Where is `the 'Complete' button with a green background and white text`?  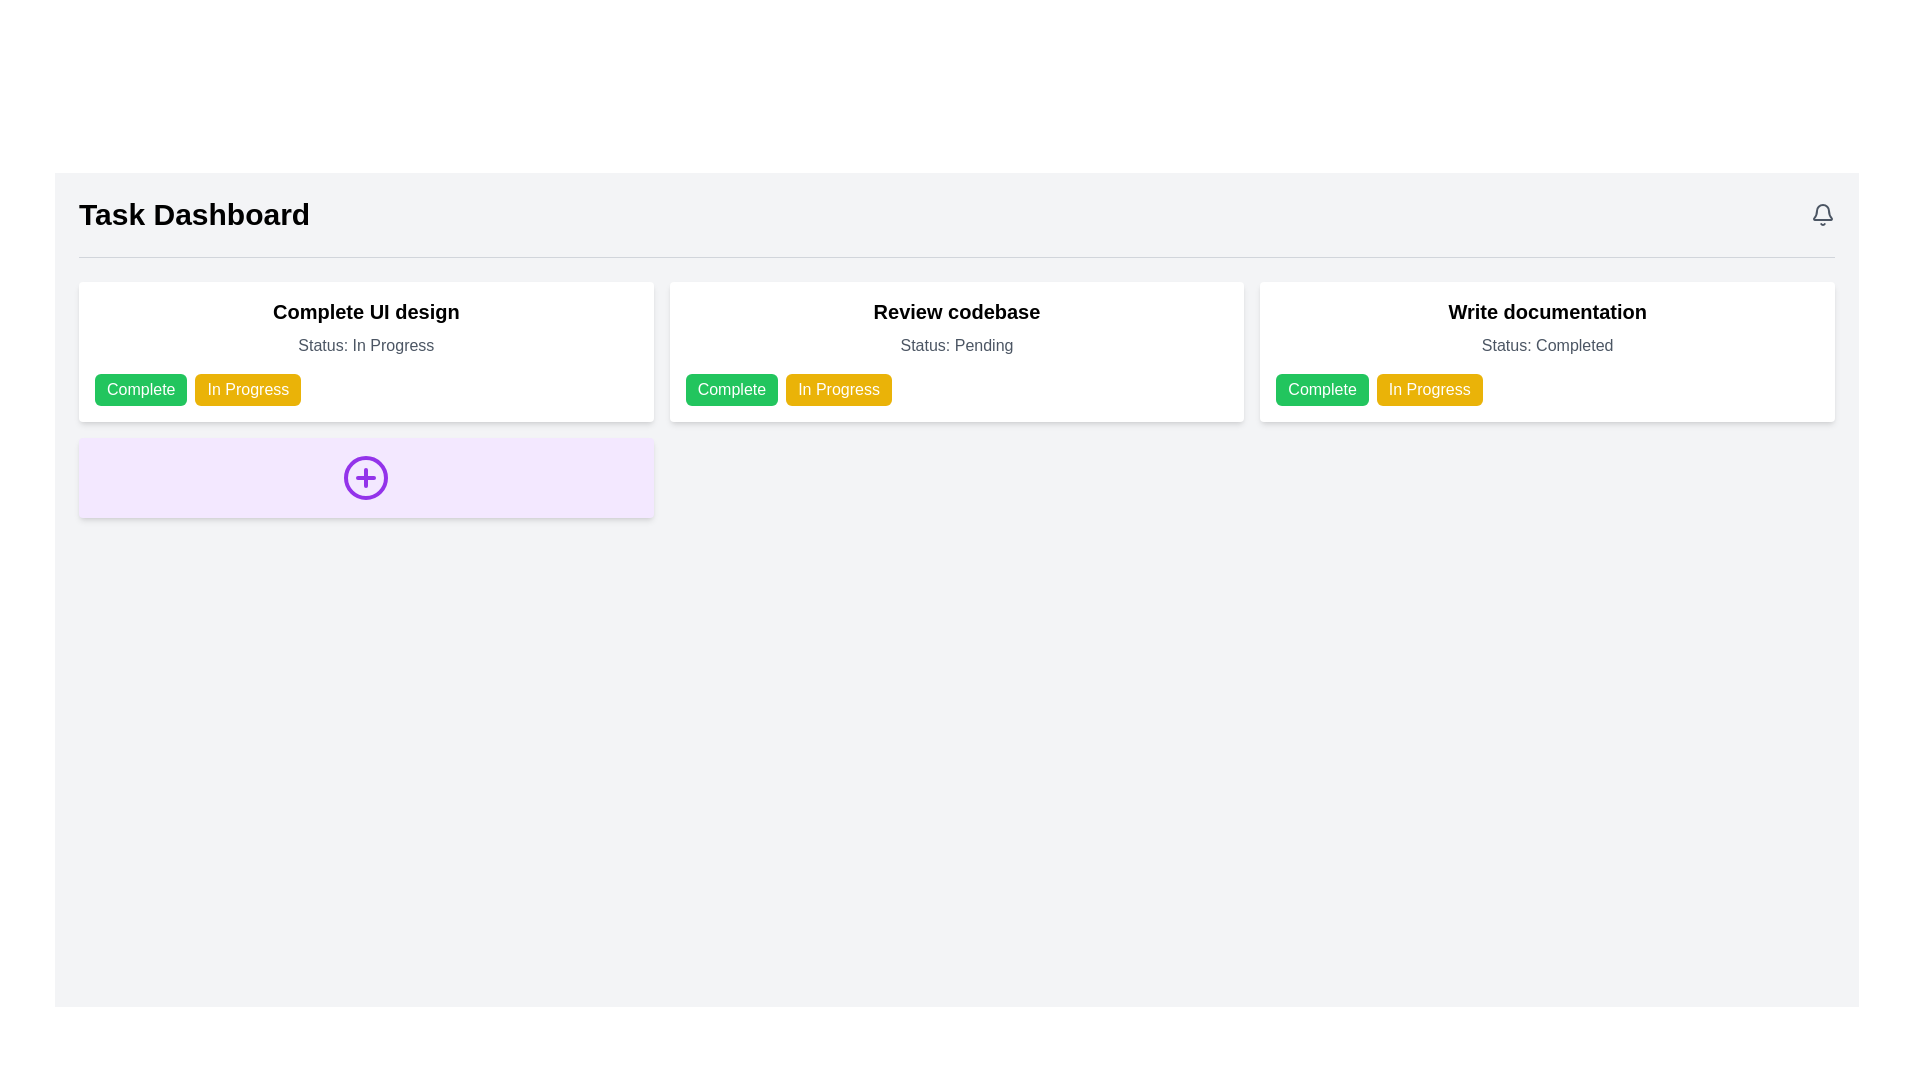 the 'Complete' button with a green background and white text is located at coordinates (140, 389).